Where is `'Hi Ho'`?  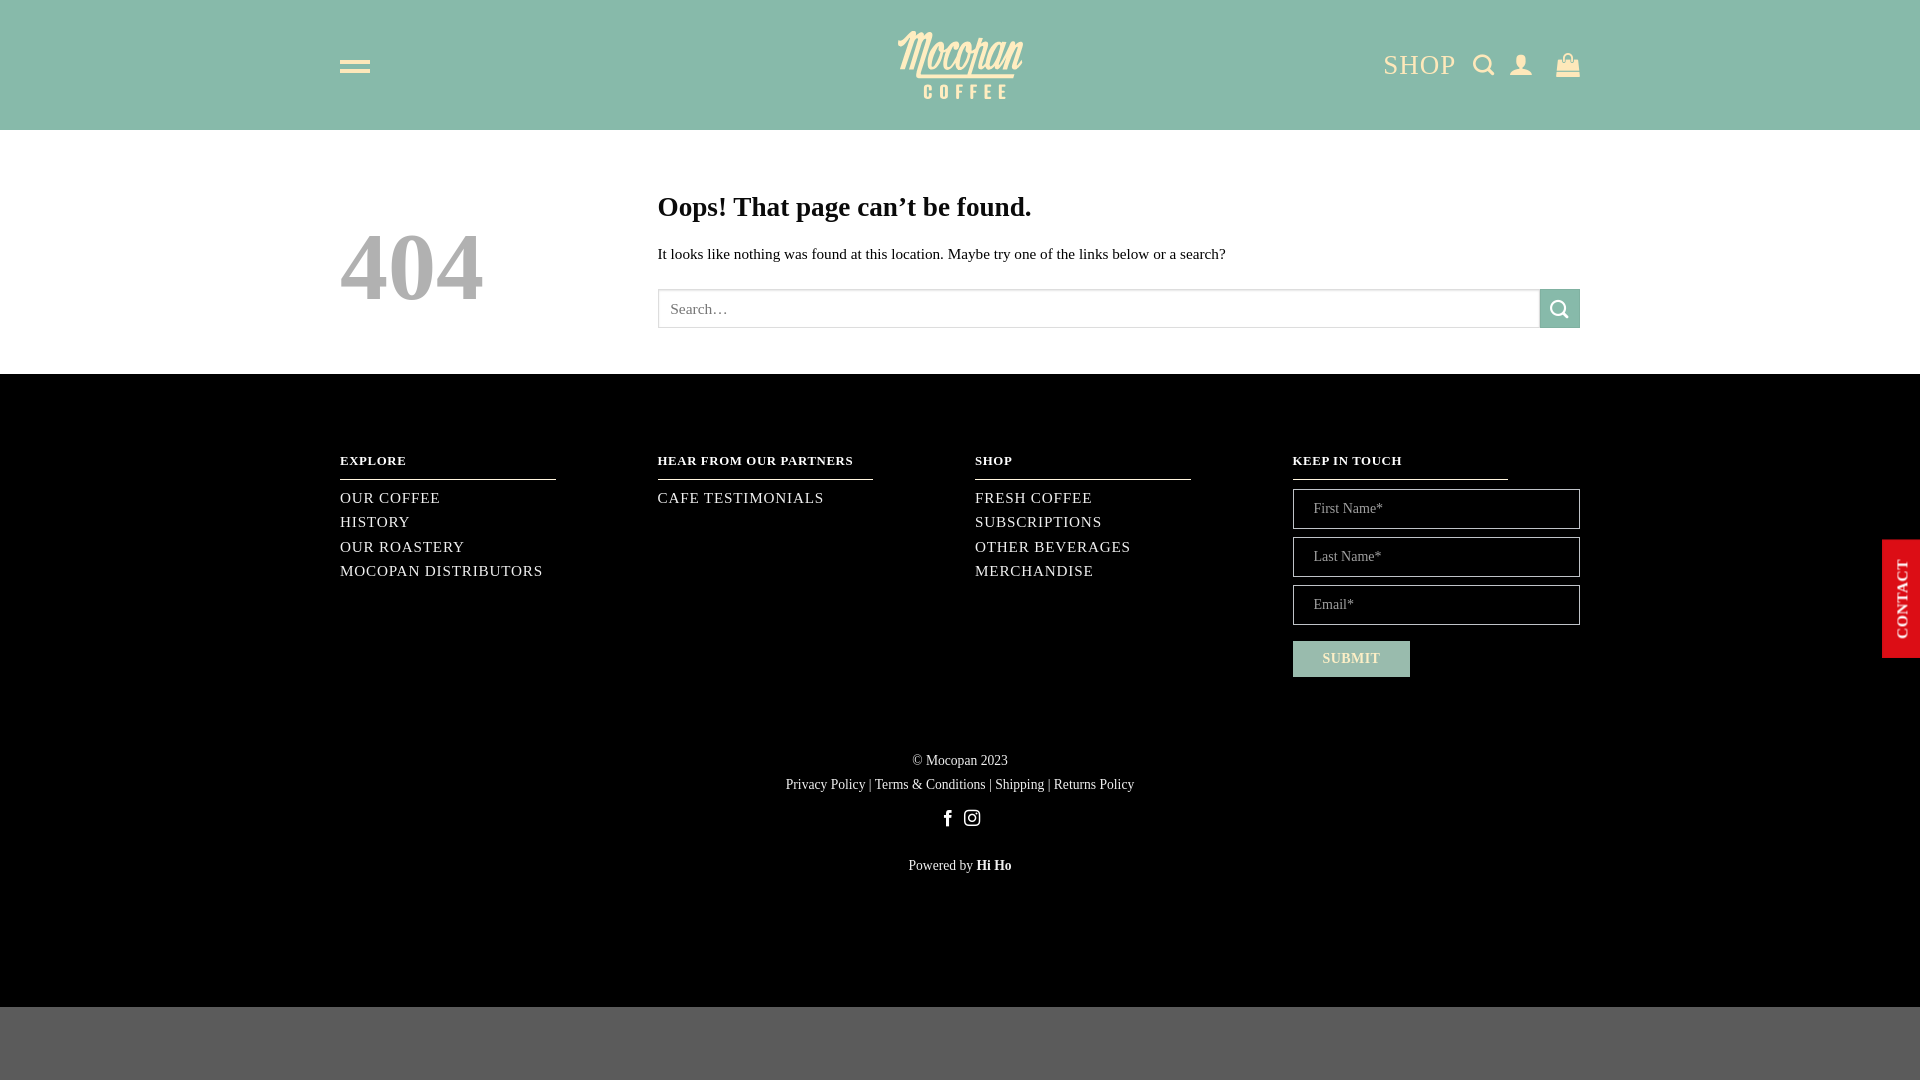
'Hi Ho' is located at coordinates (993, 864).